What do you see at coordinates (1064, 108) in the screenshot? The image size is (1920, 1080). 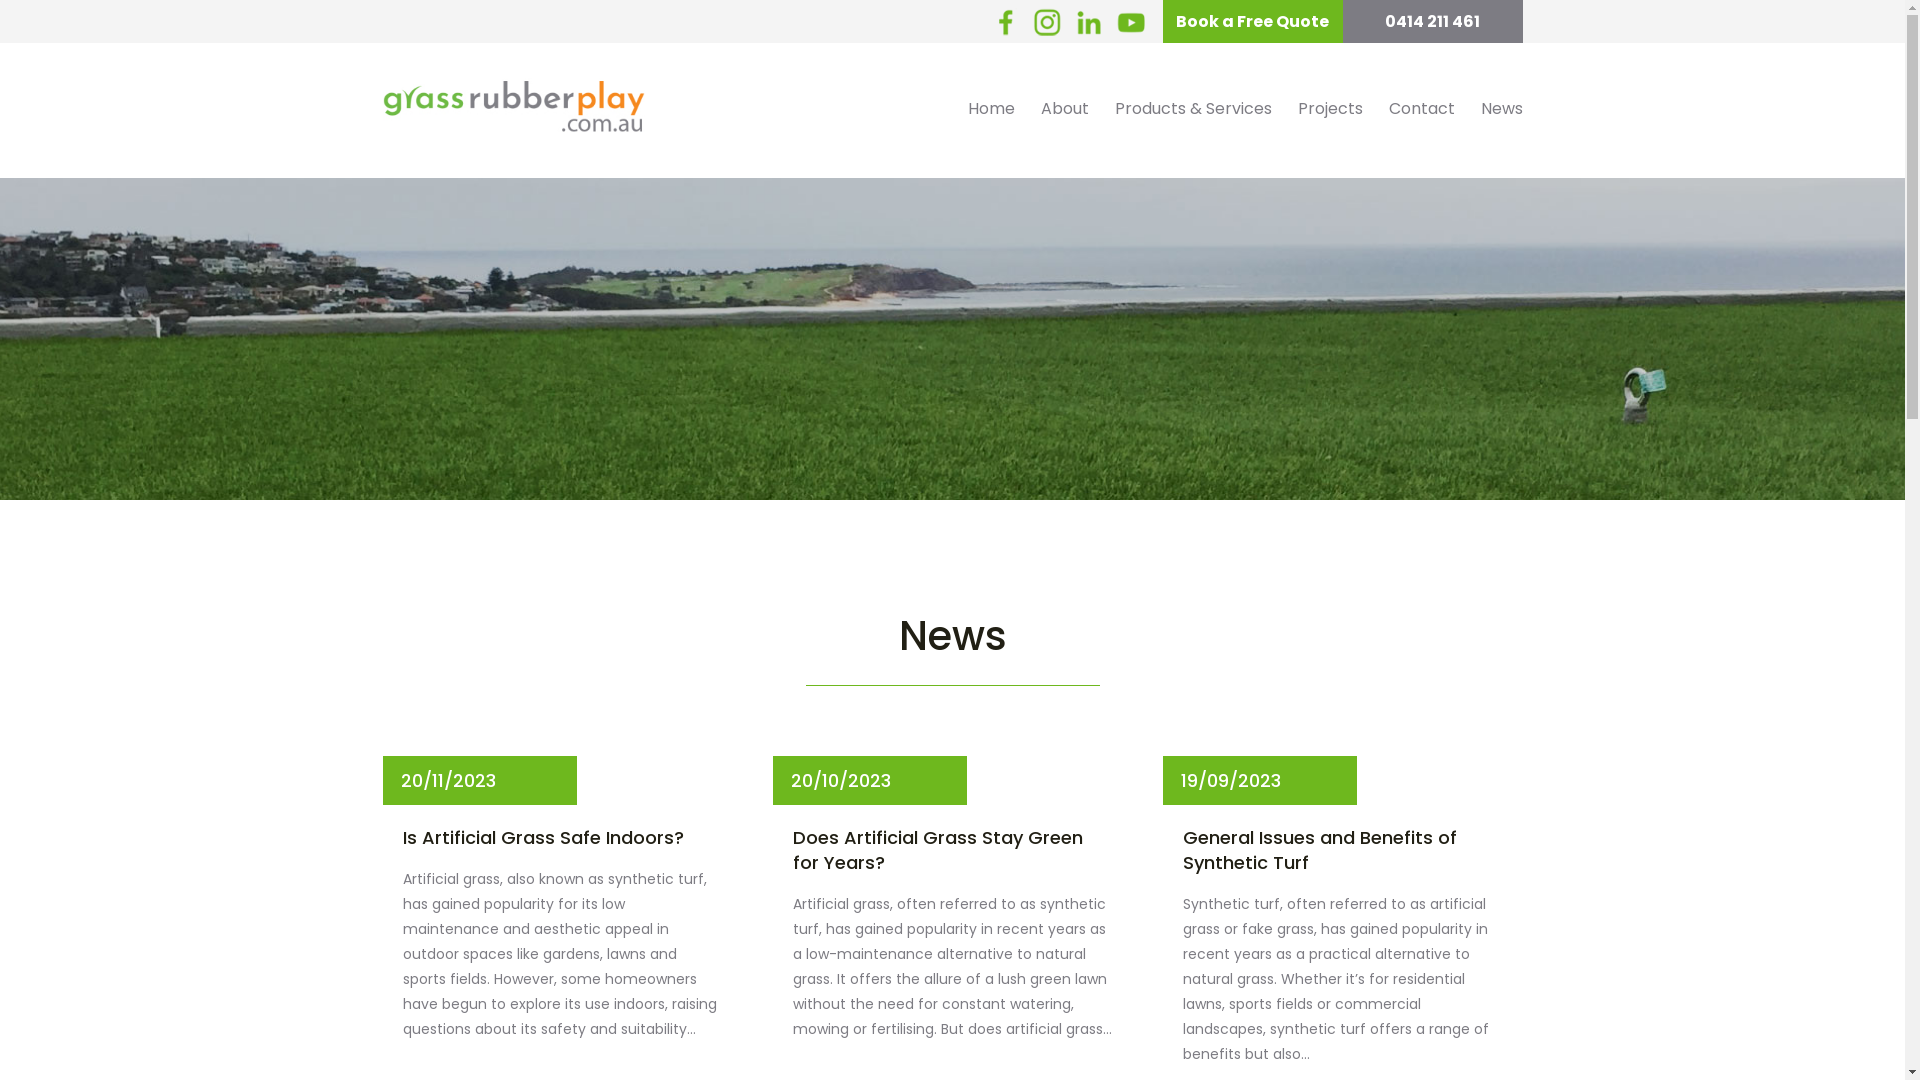 I see `'About'` at bounding box center [1064, 108].